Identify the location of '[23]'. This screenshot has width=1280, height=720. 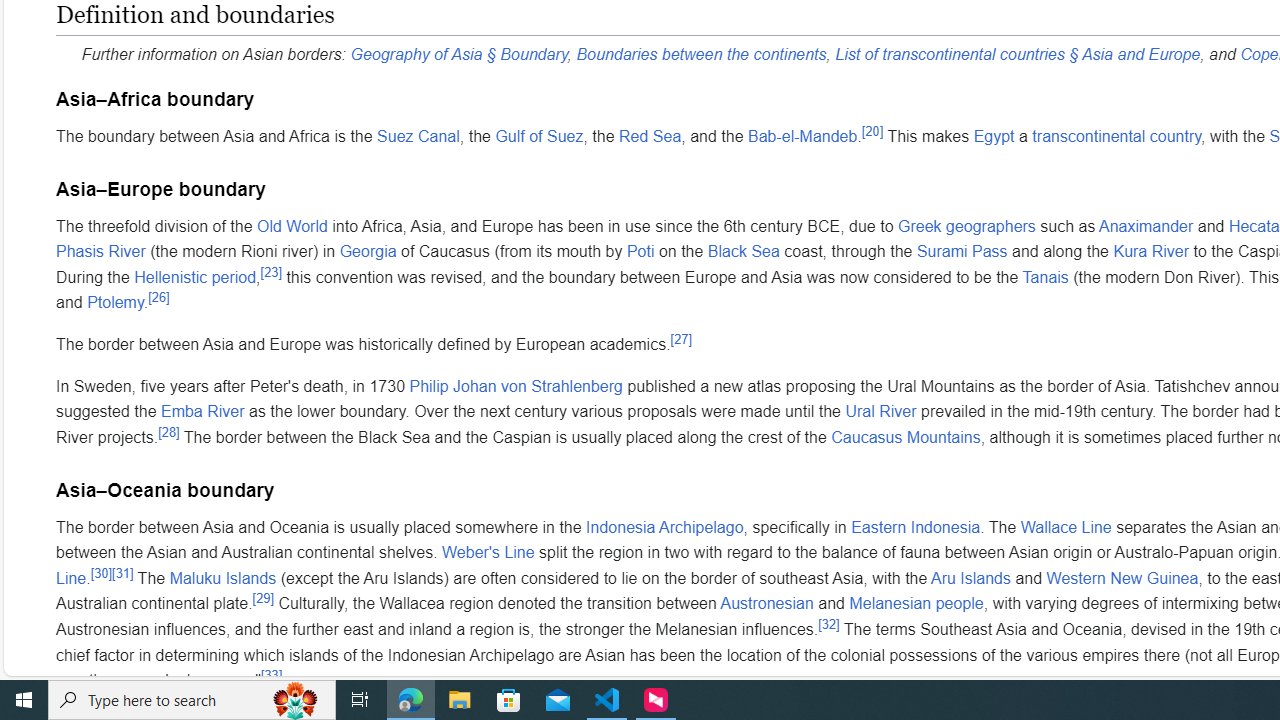
(269, 272).